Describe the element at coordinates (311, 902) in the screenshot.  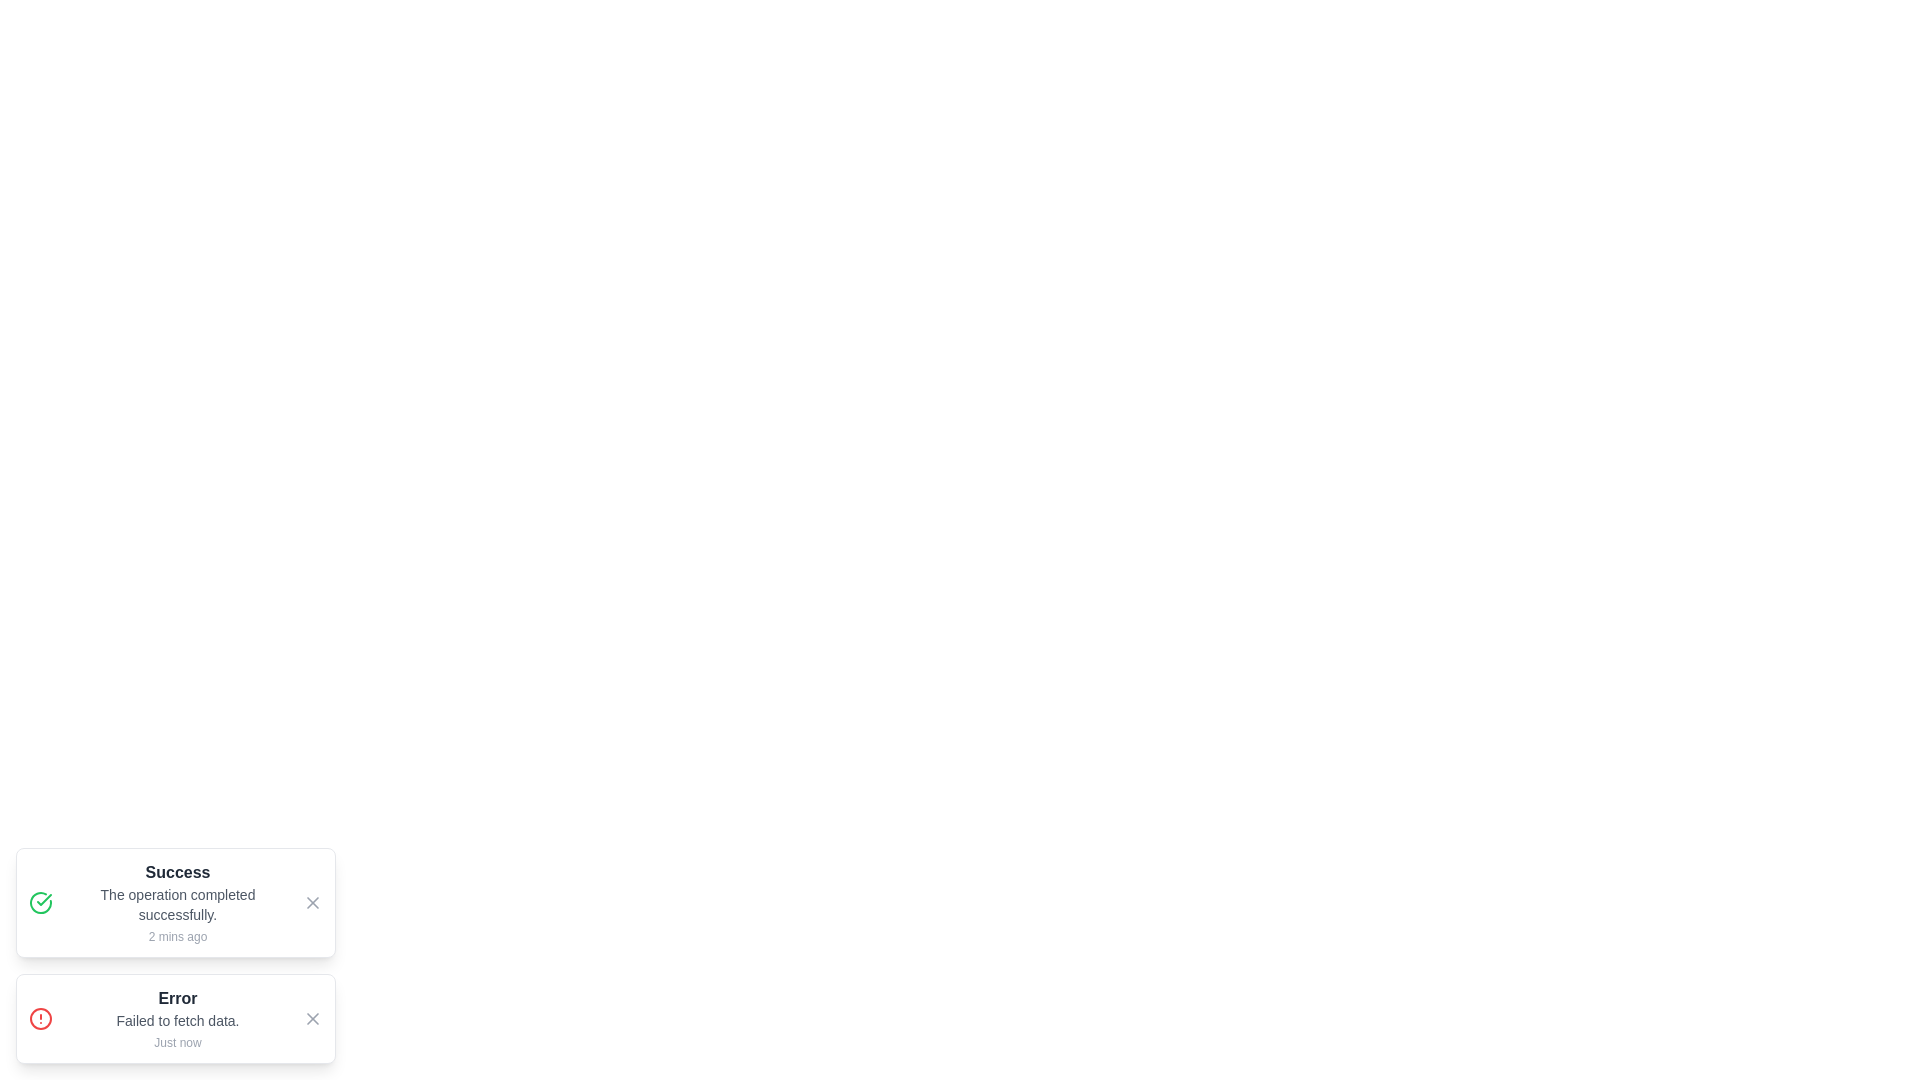
I see `the close button located in the top-right corner of the success notification that displays 'The operation completed successfully.'` at that location.